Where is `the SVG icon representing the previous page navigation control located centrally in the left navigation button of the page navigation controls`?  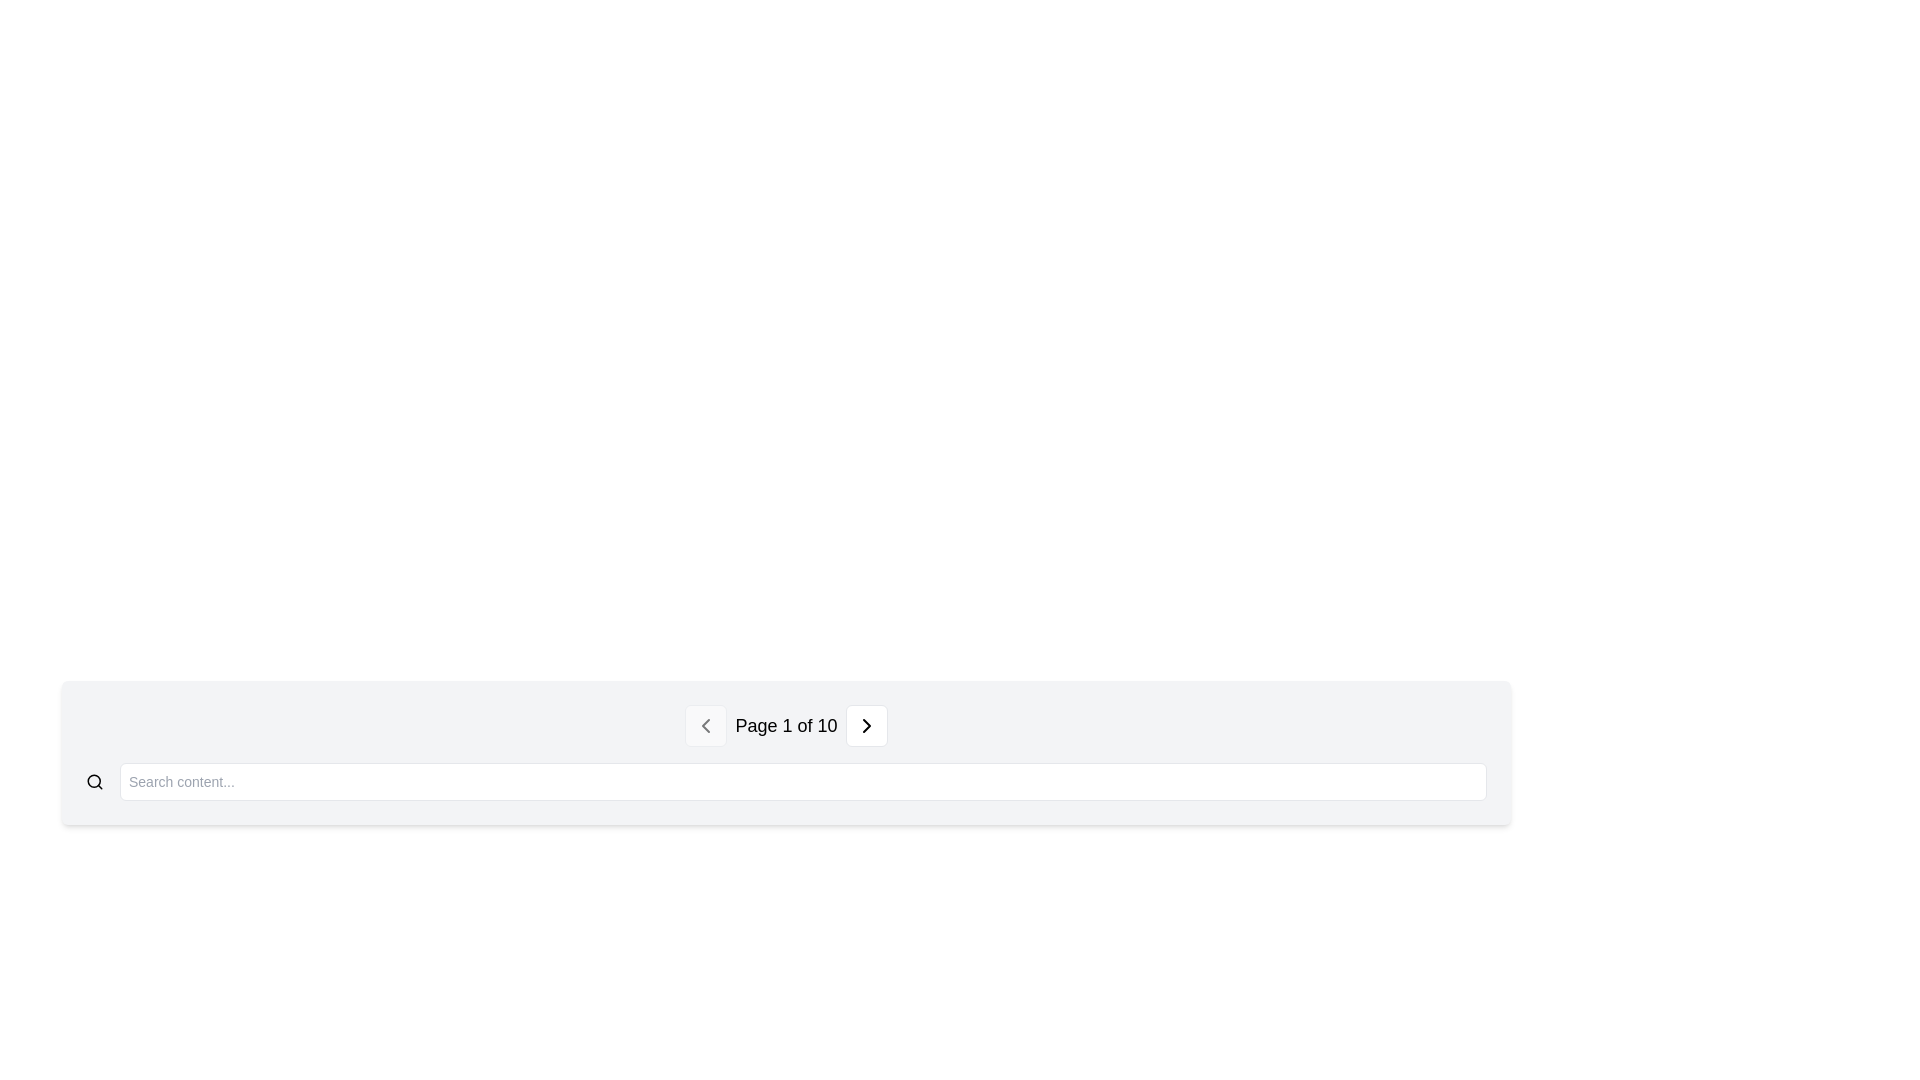
the SVG icon representing the previous page navigation control located centrally in the left navigation button of the page navigation controls is located at coordinates (706, 725).